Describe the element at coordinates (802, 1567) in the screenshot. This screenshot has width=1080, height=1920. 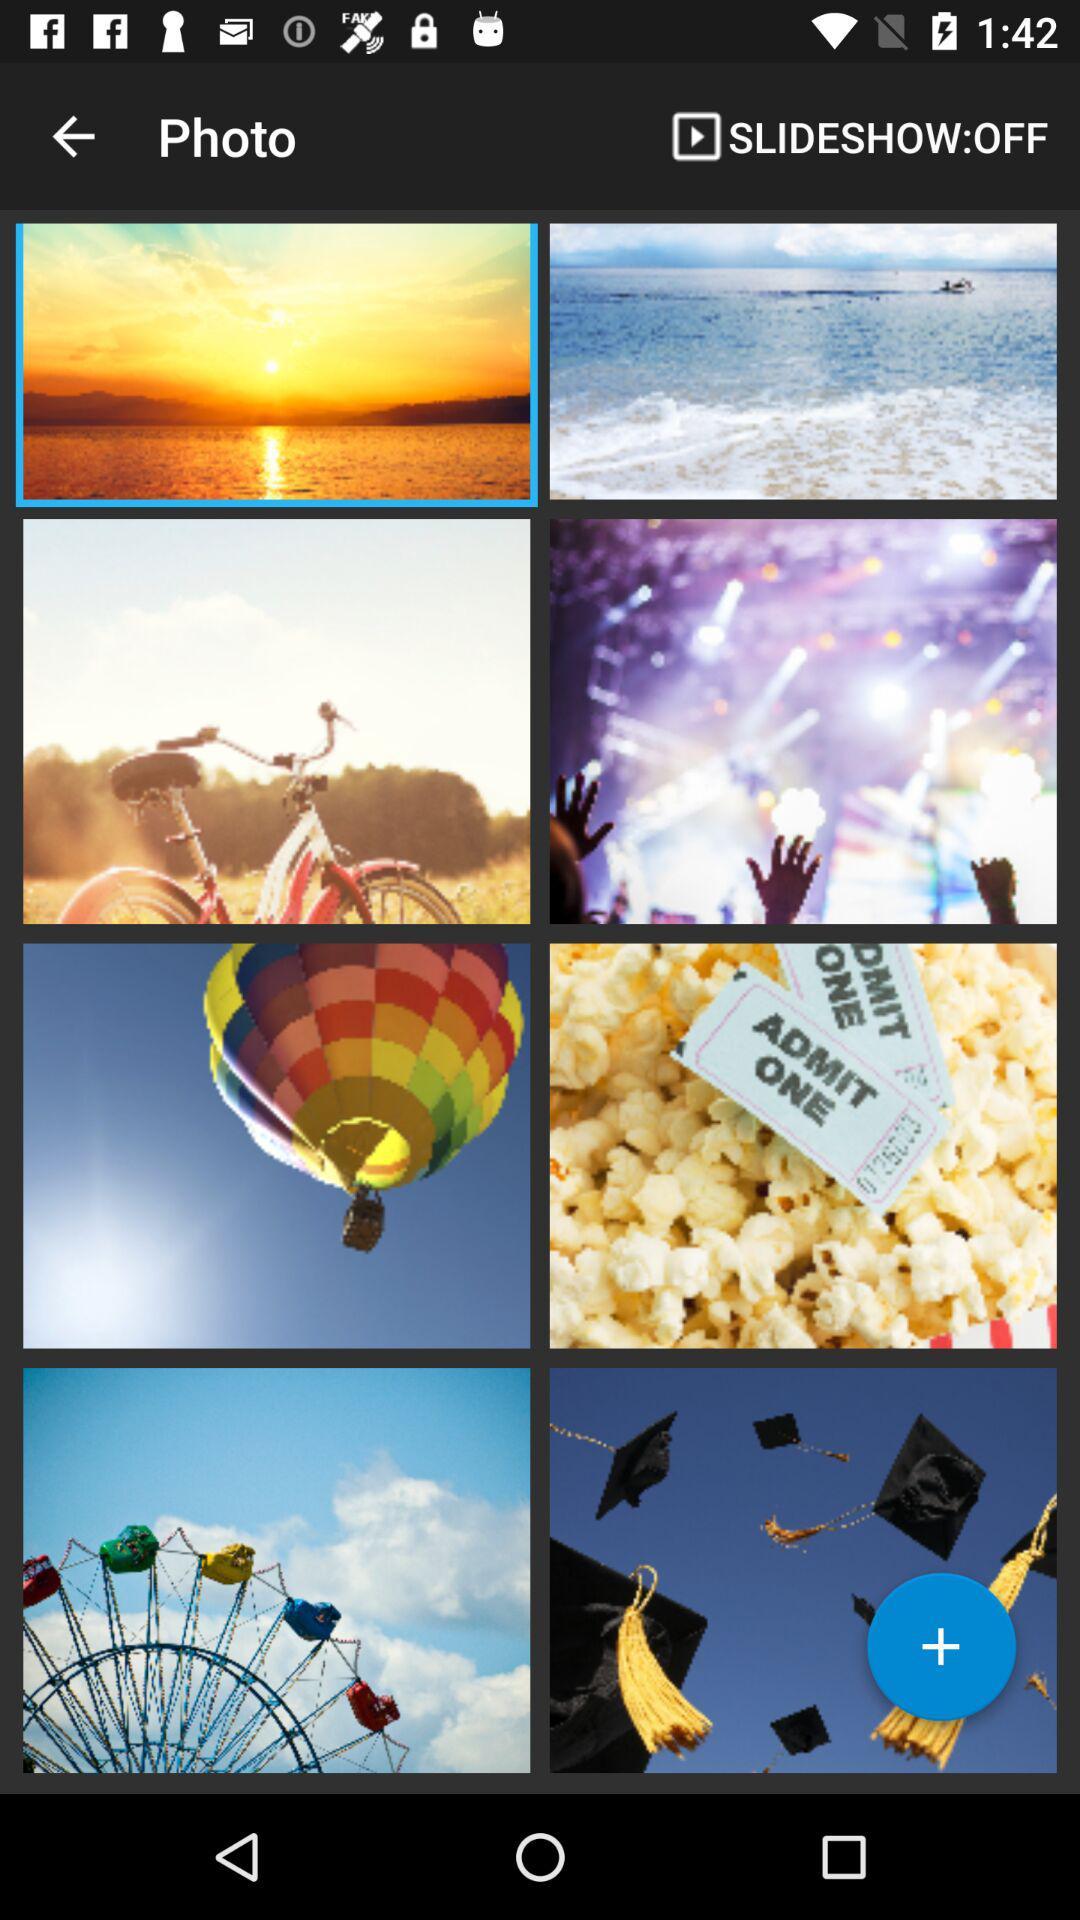
I see `picture` at that location.